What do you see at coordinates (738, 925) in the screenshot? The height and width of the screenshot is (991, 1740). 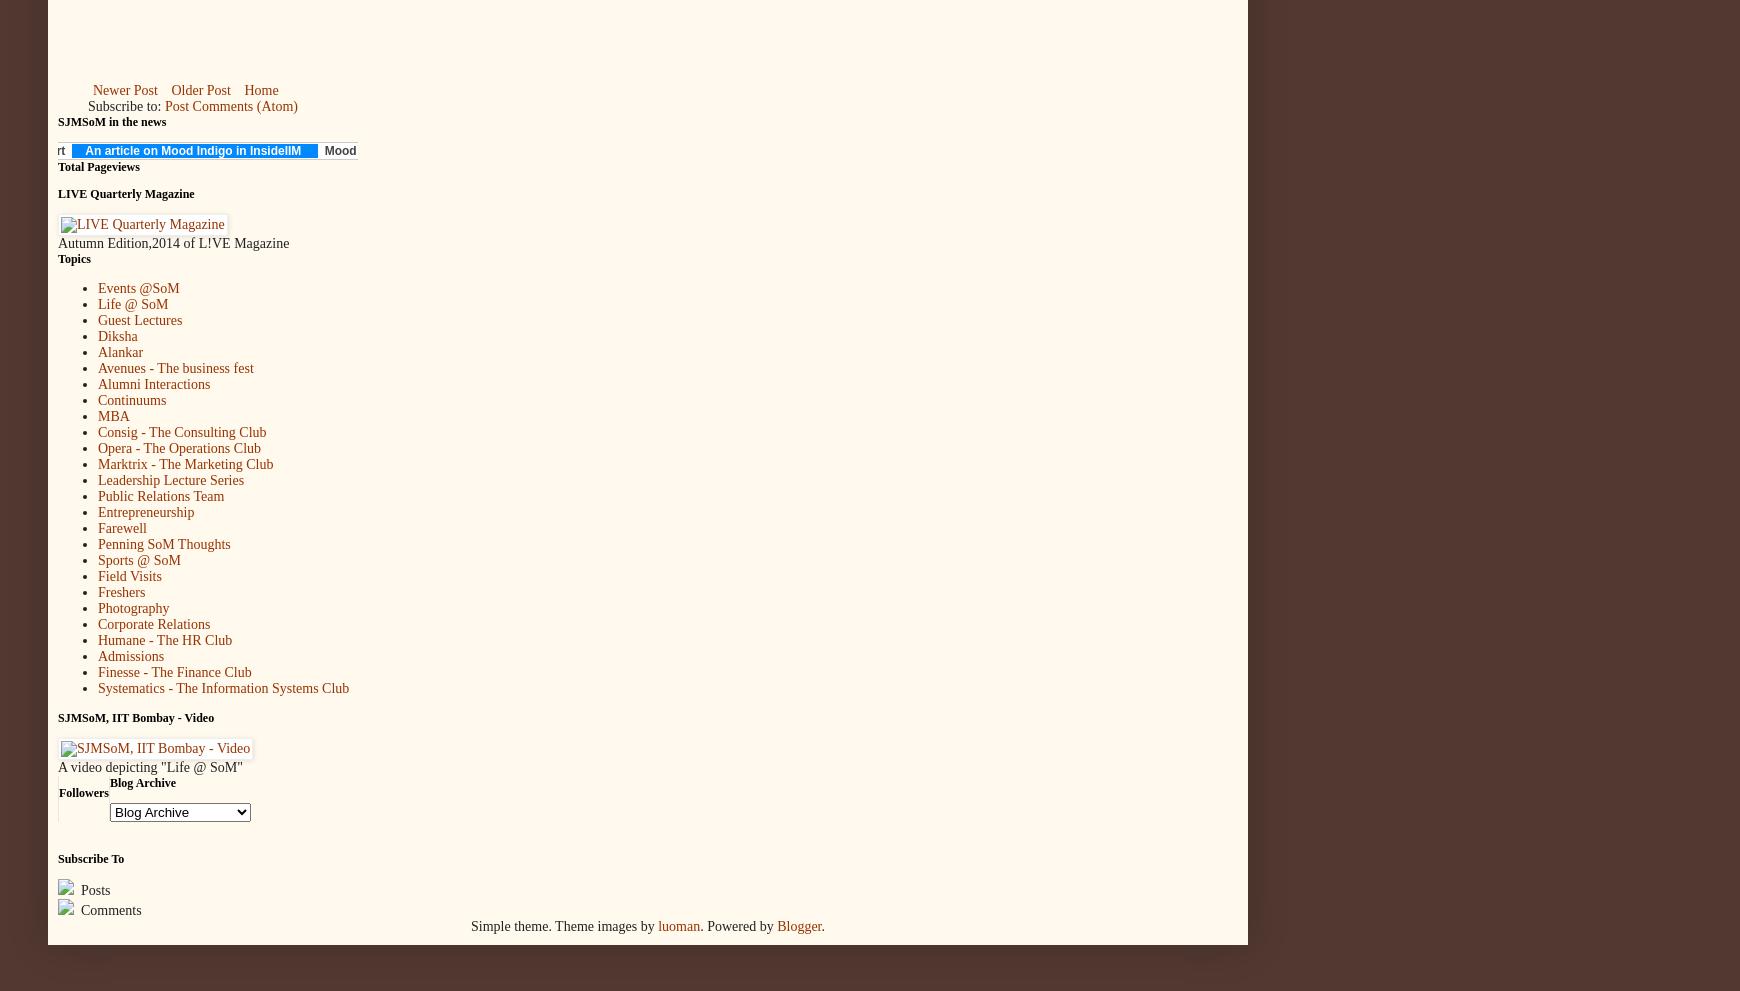 I see `'. Powered by'` at bounding box center [738, 925].